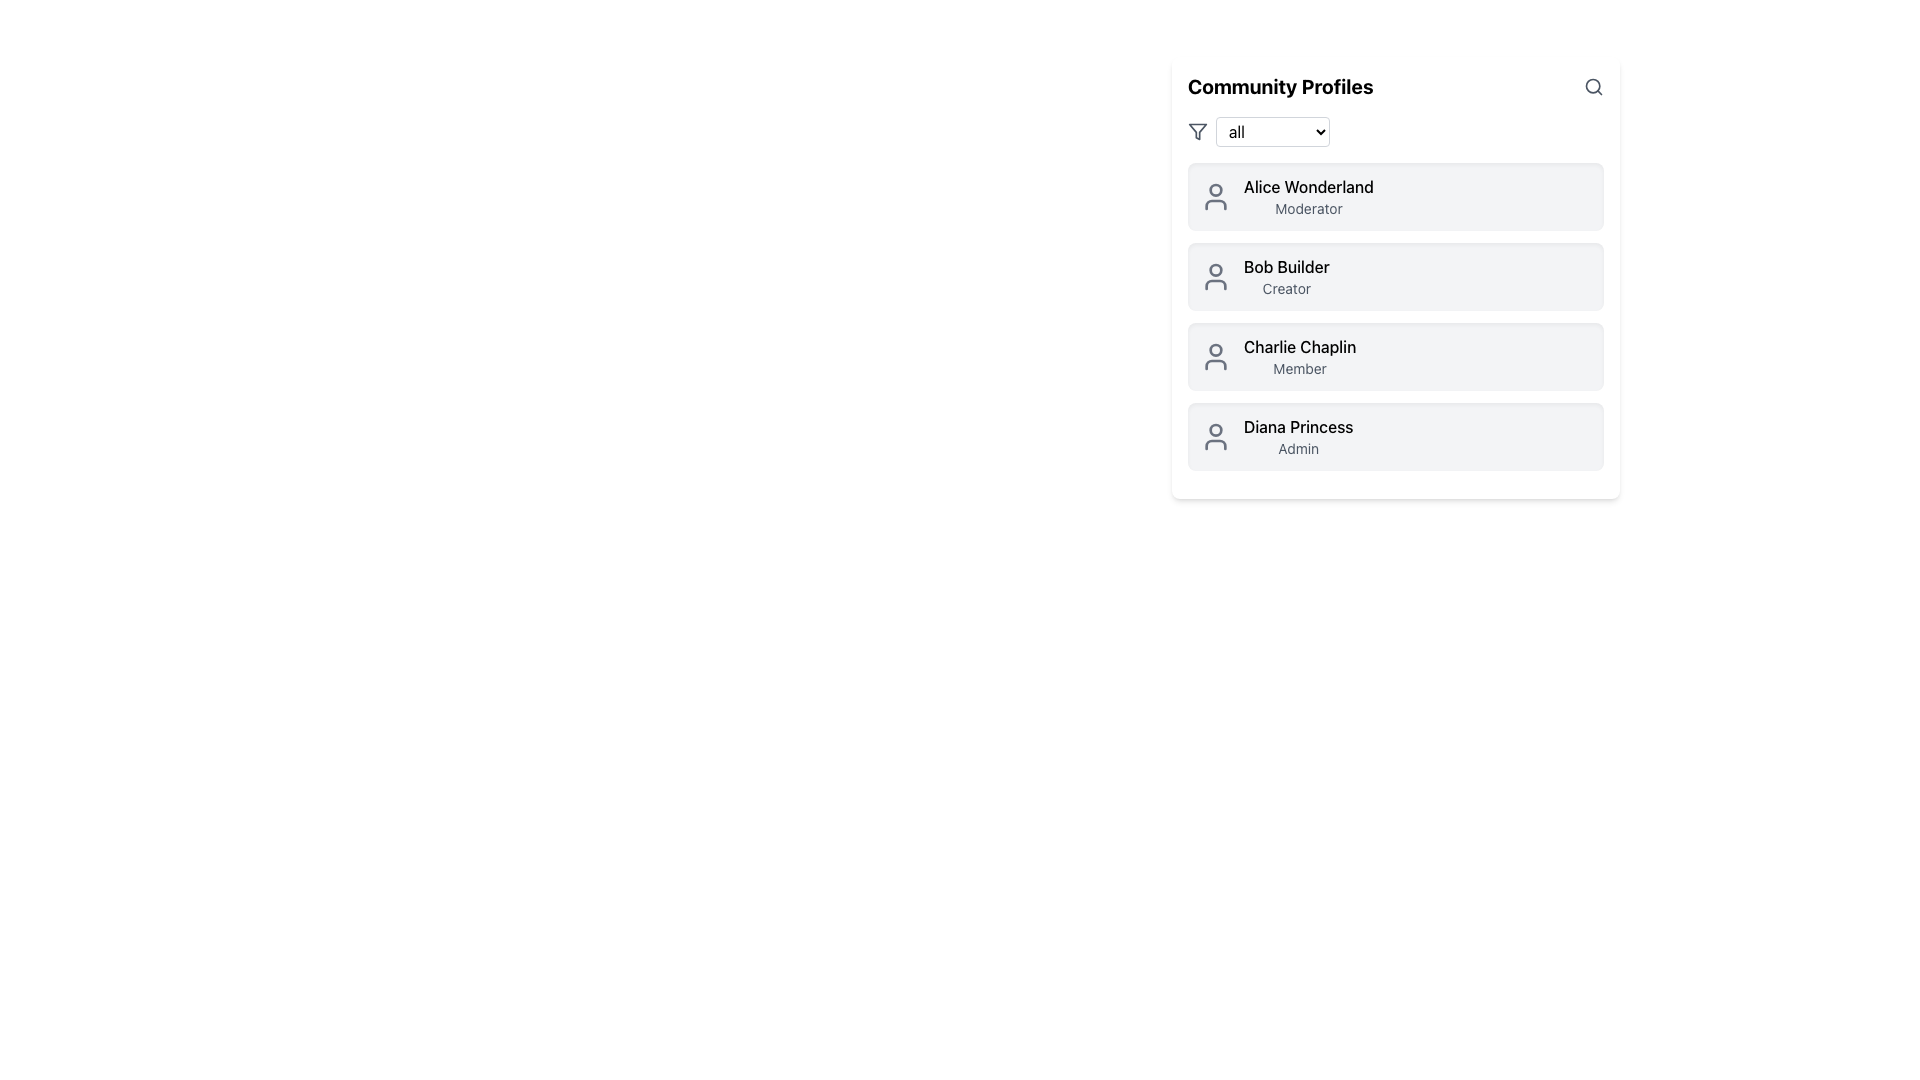  What do you see at coordinates (1309, 186) in the screenshot?
I see `the text label displaying 'Alice Wonderland'` at bounding box center [1309, 186].